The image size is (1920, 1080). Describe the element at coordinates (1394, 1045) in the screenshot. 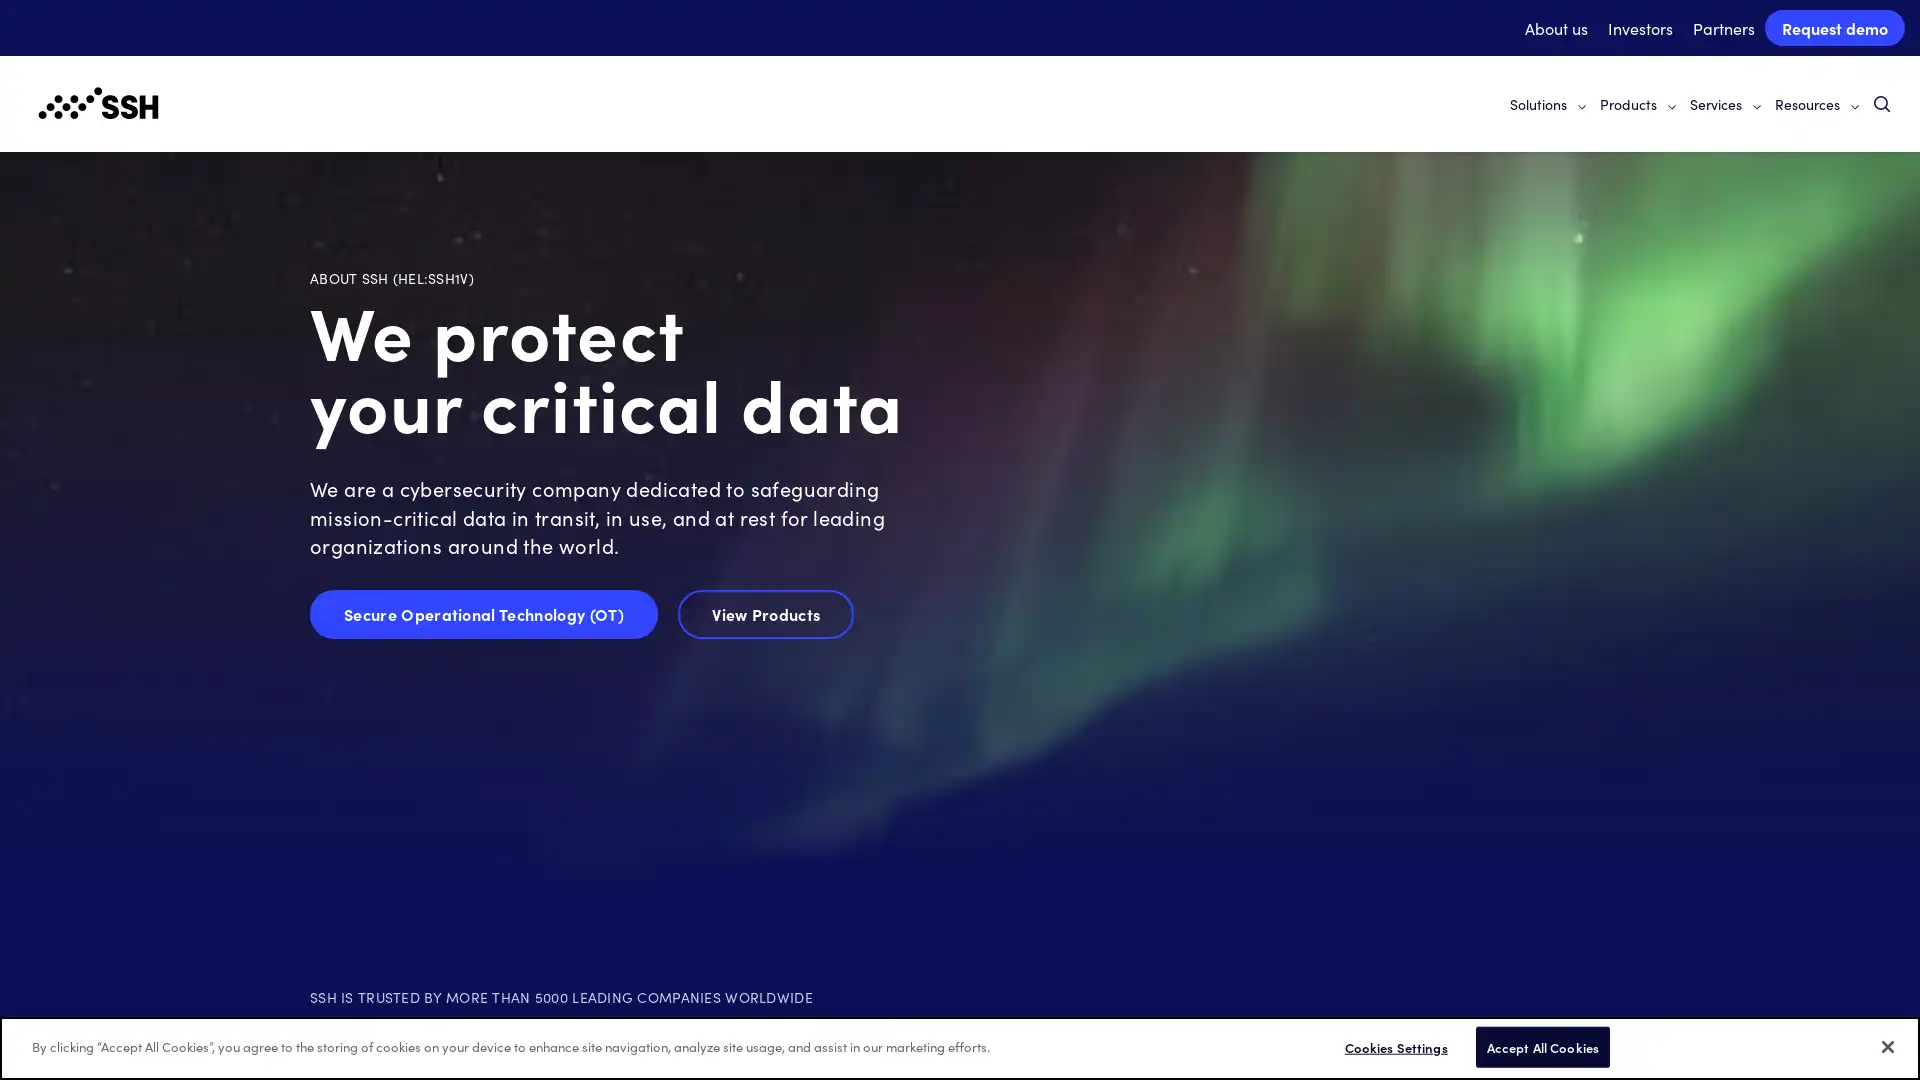

I see `Cookies Settings` at that location.